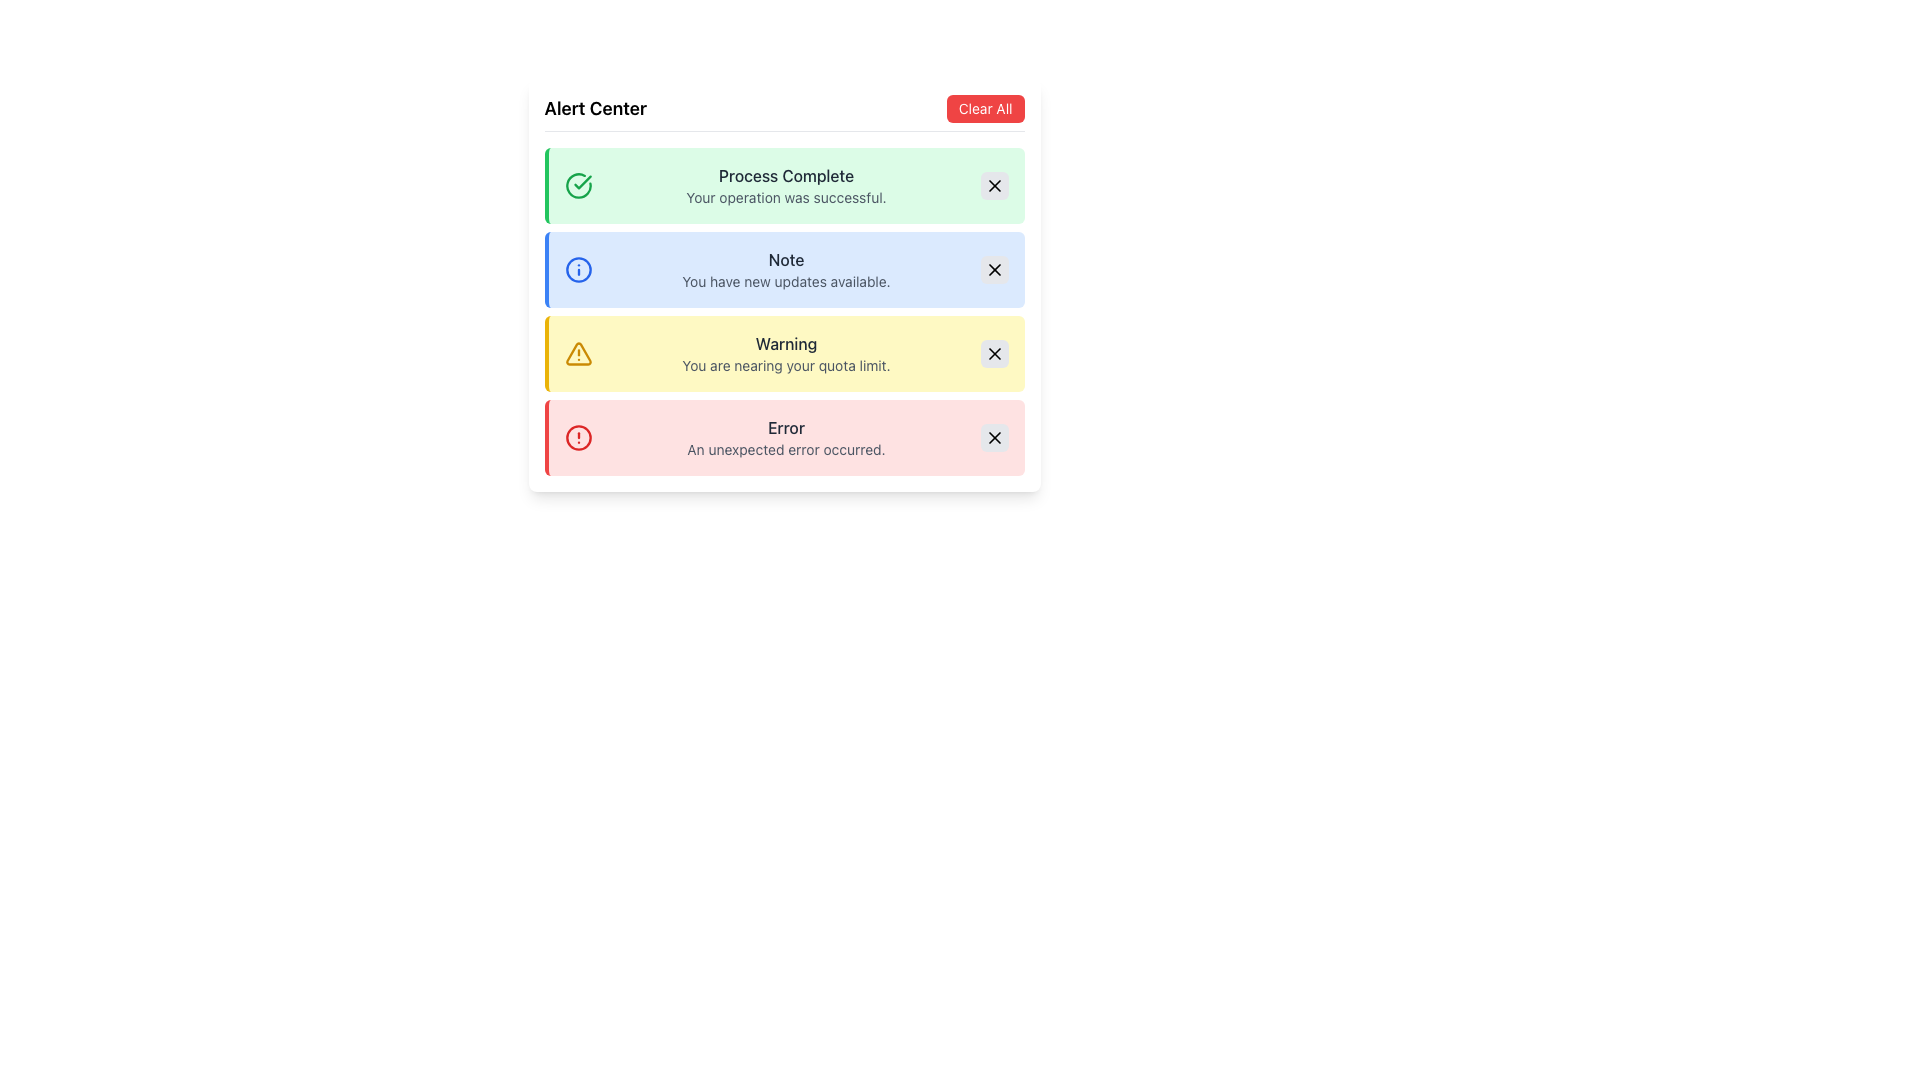 Image resolution: width=1920 pixels, height=1080 pixels. I want to click on the small rectangular button with a light gray background and a black 'X' symbol, located in the top-right corner of the yellow alert message box displaying 'Warning: You are nearing your quota limit.', so click(994, 353).